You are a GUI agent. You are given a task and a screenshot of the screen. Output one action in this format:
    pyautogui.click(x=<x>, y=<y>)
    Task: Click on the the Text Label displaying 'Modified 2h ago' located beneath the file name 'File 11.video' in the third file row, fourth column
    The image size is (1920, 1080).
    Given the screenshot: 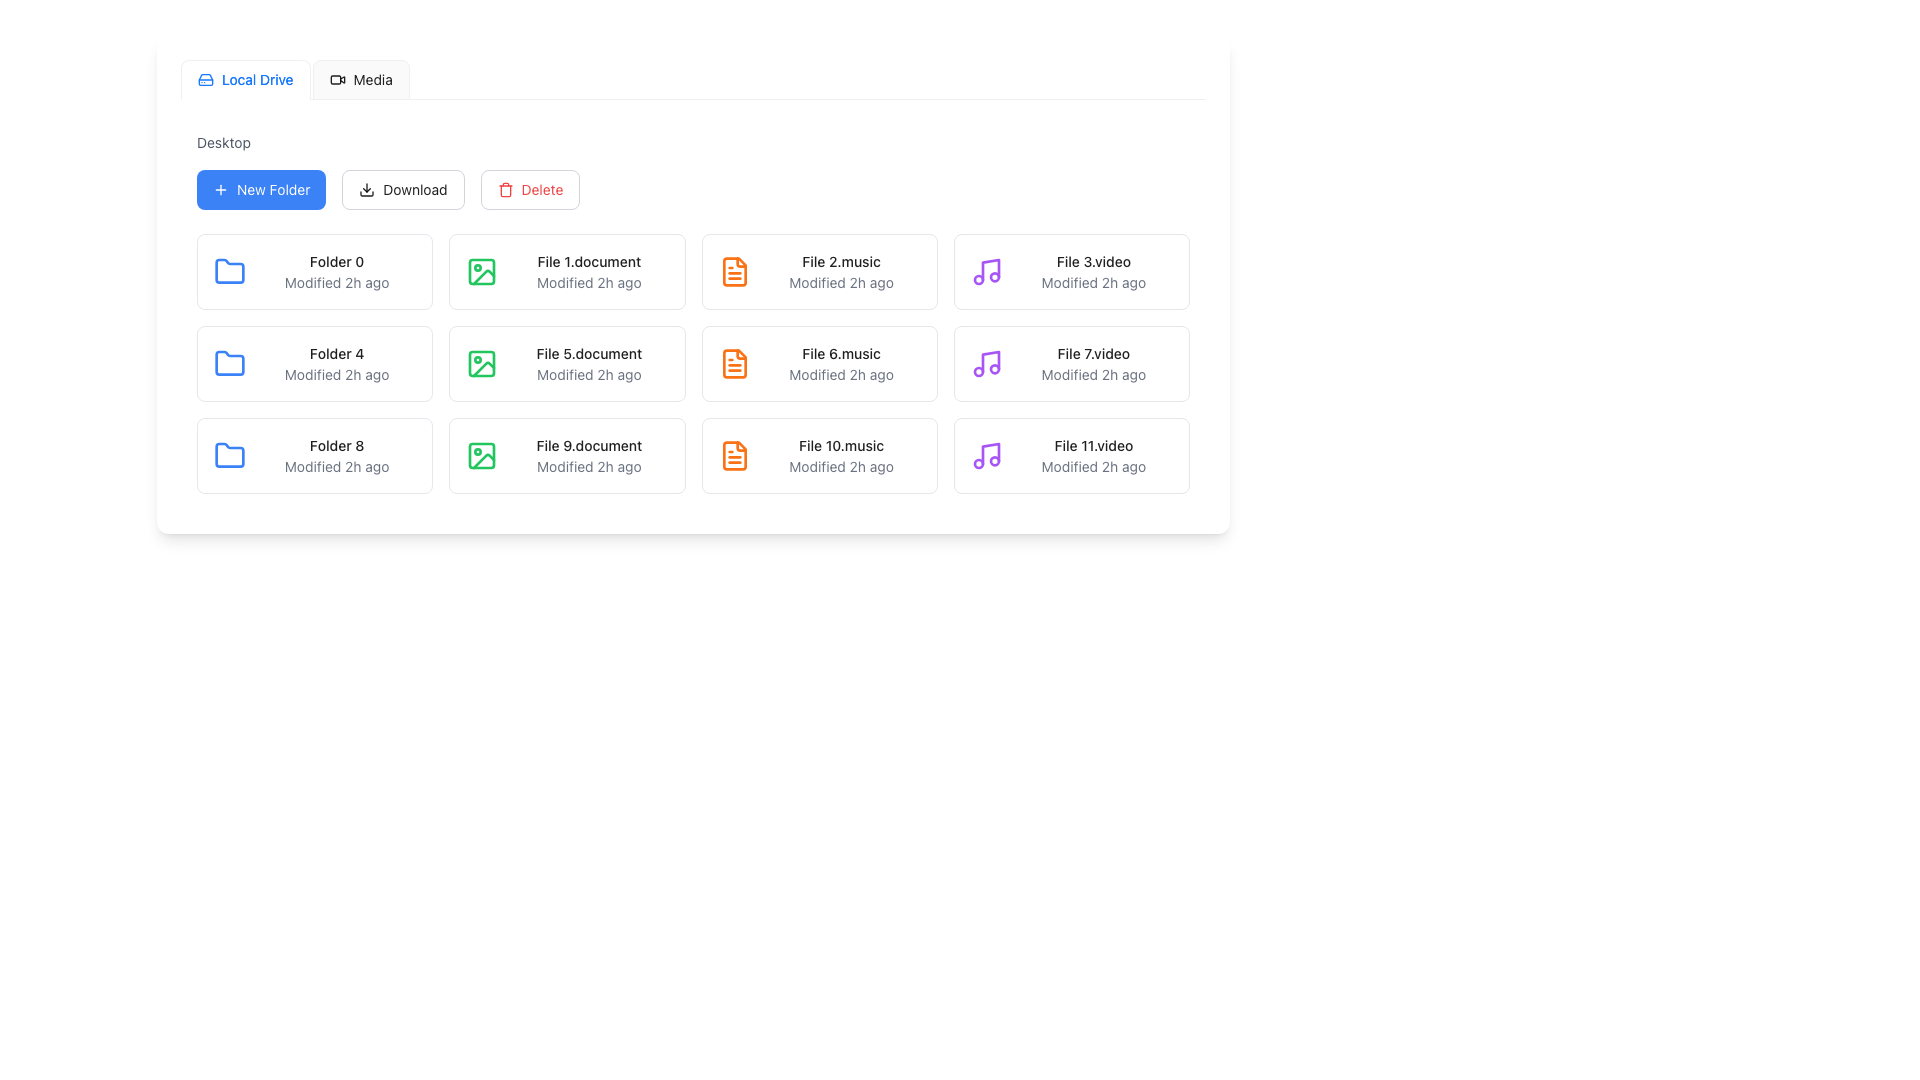 What is the action you would take?
    pyautogui.click(x=1092, y=466)
    